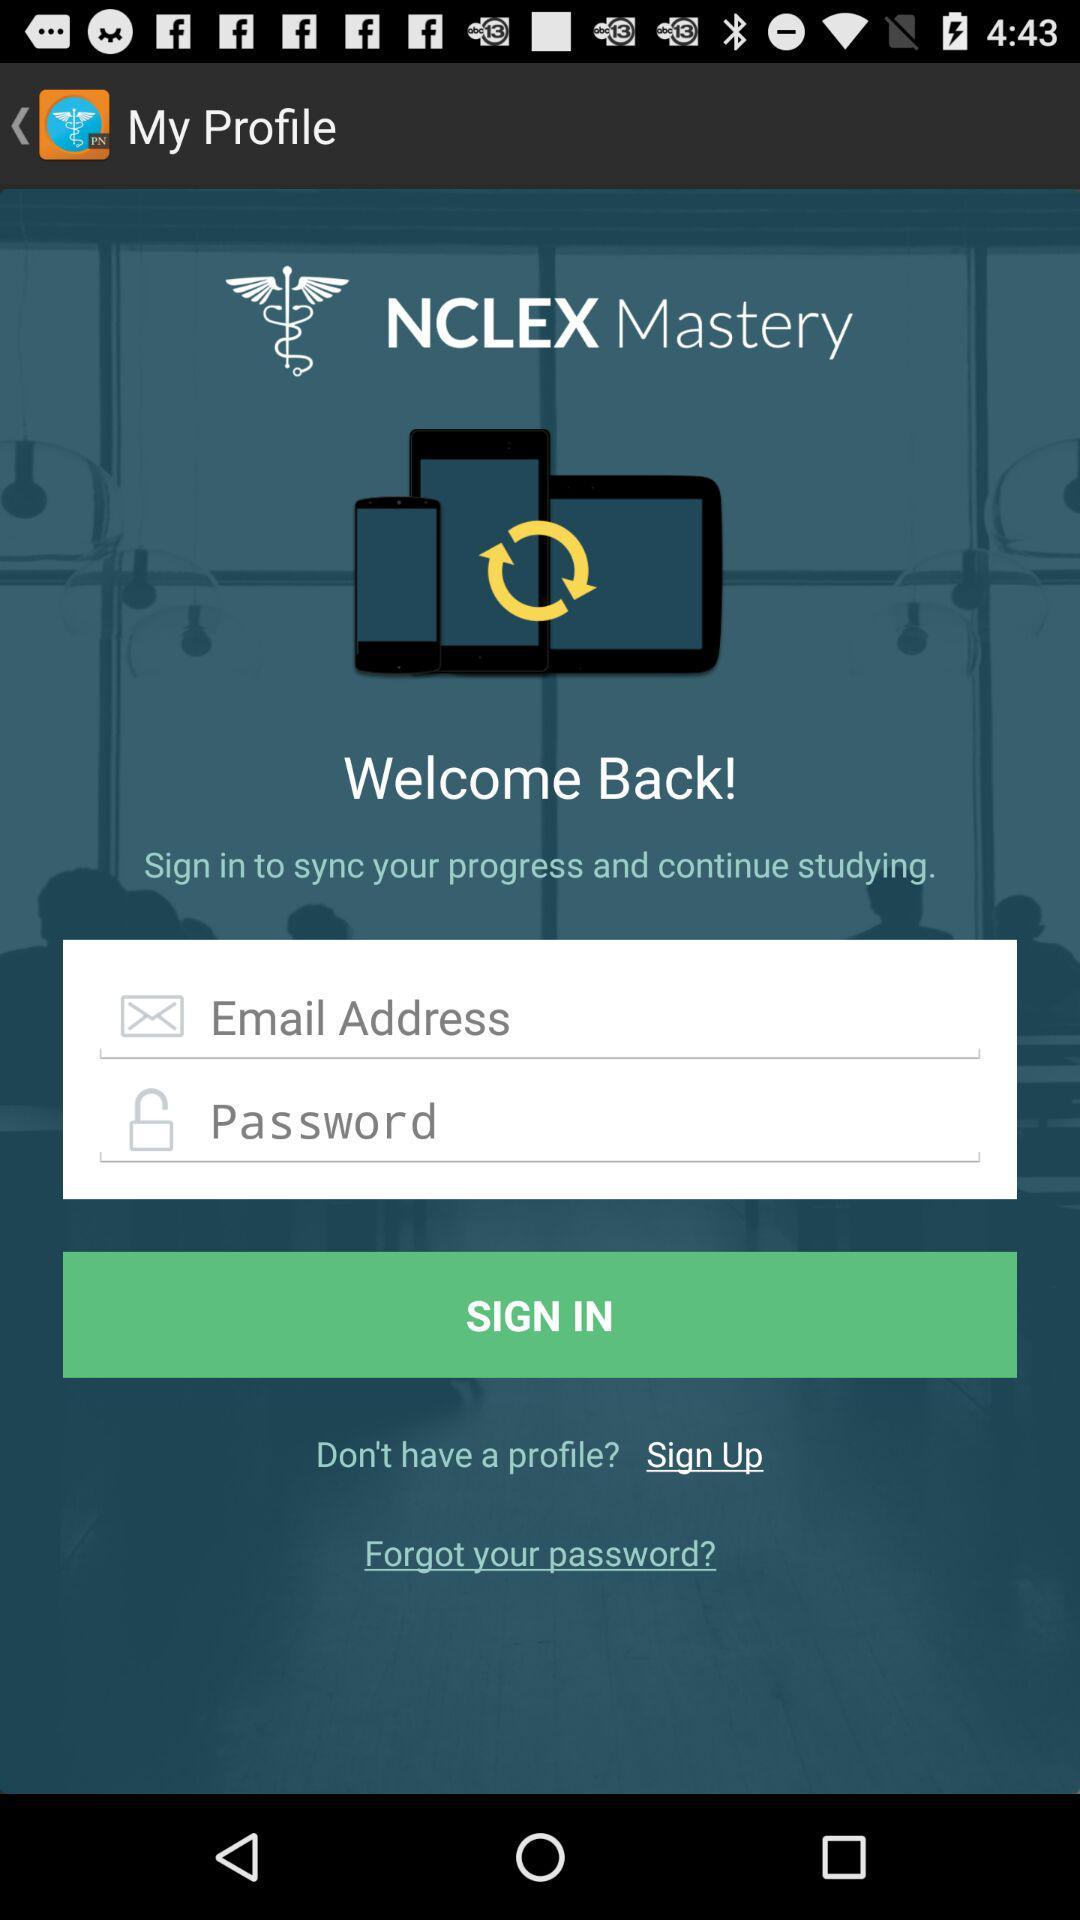 The height and width of the screenshot is (1920, 1080). What do you see at coordinates (540, 1017) in the screenshot?
I see `email address` at bounding box center [540, 1017].